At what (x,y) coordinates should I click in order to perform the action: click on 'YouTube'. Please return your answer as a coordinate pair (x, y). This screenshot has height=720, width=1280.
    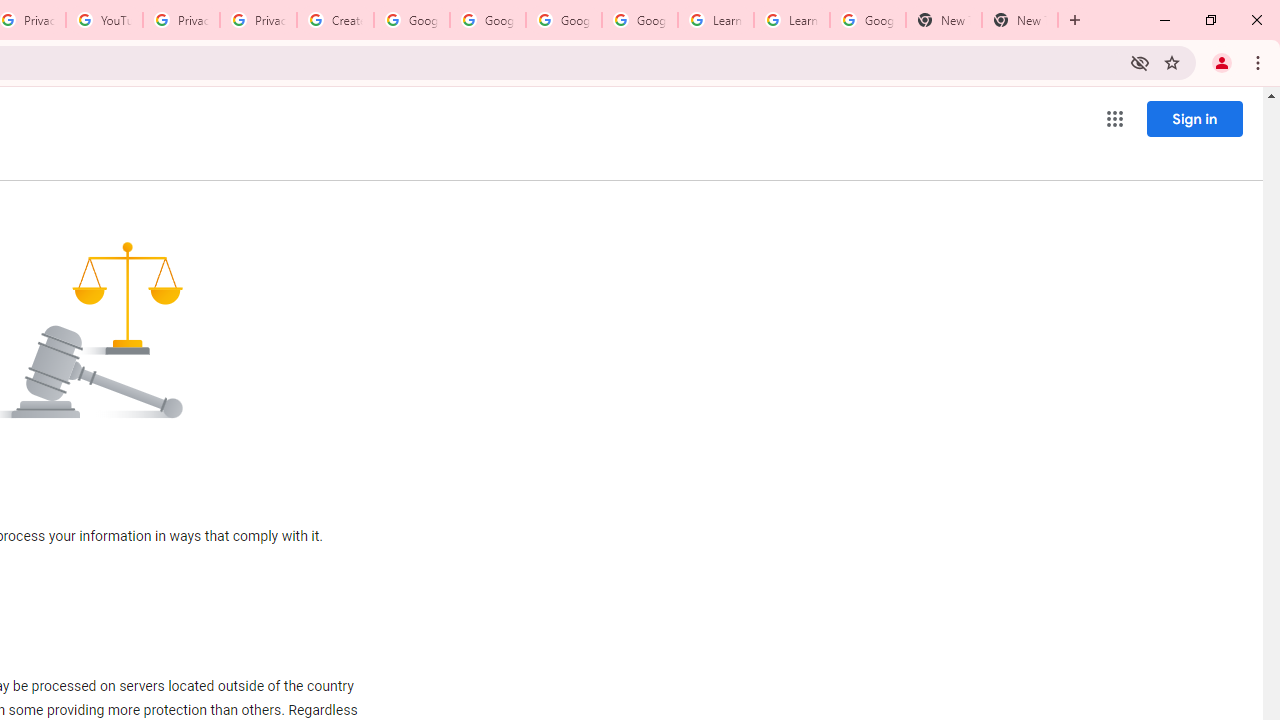
    Looking at the image, I should click on (103, 20).